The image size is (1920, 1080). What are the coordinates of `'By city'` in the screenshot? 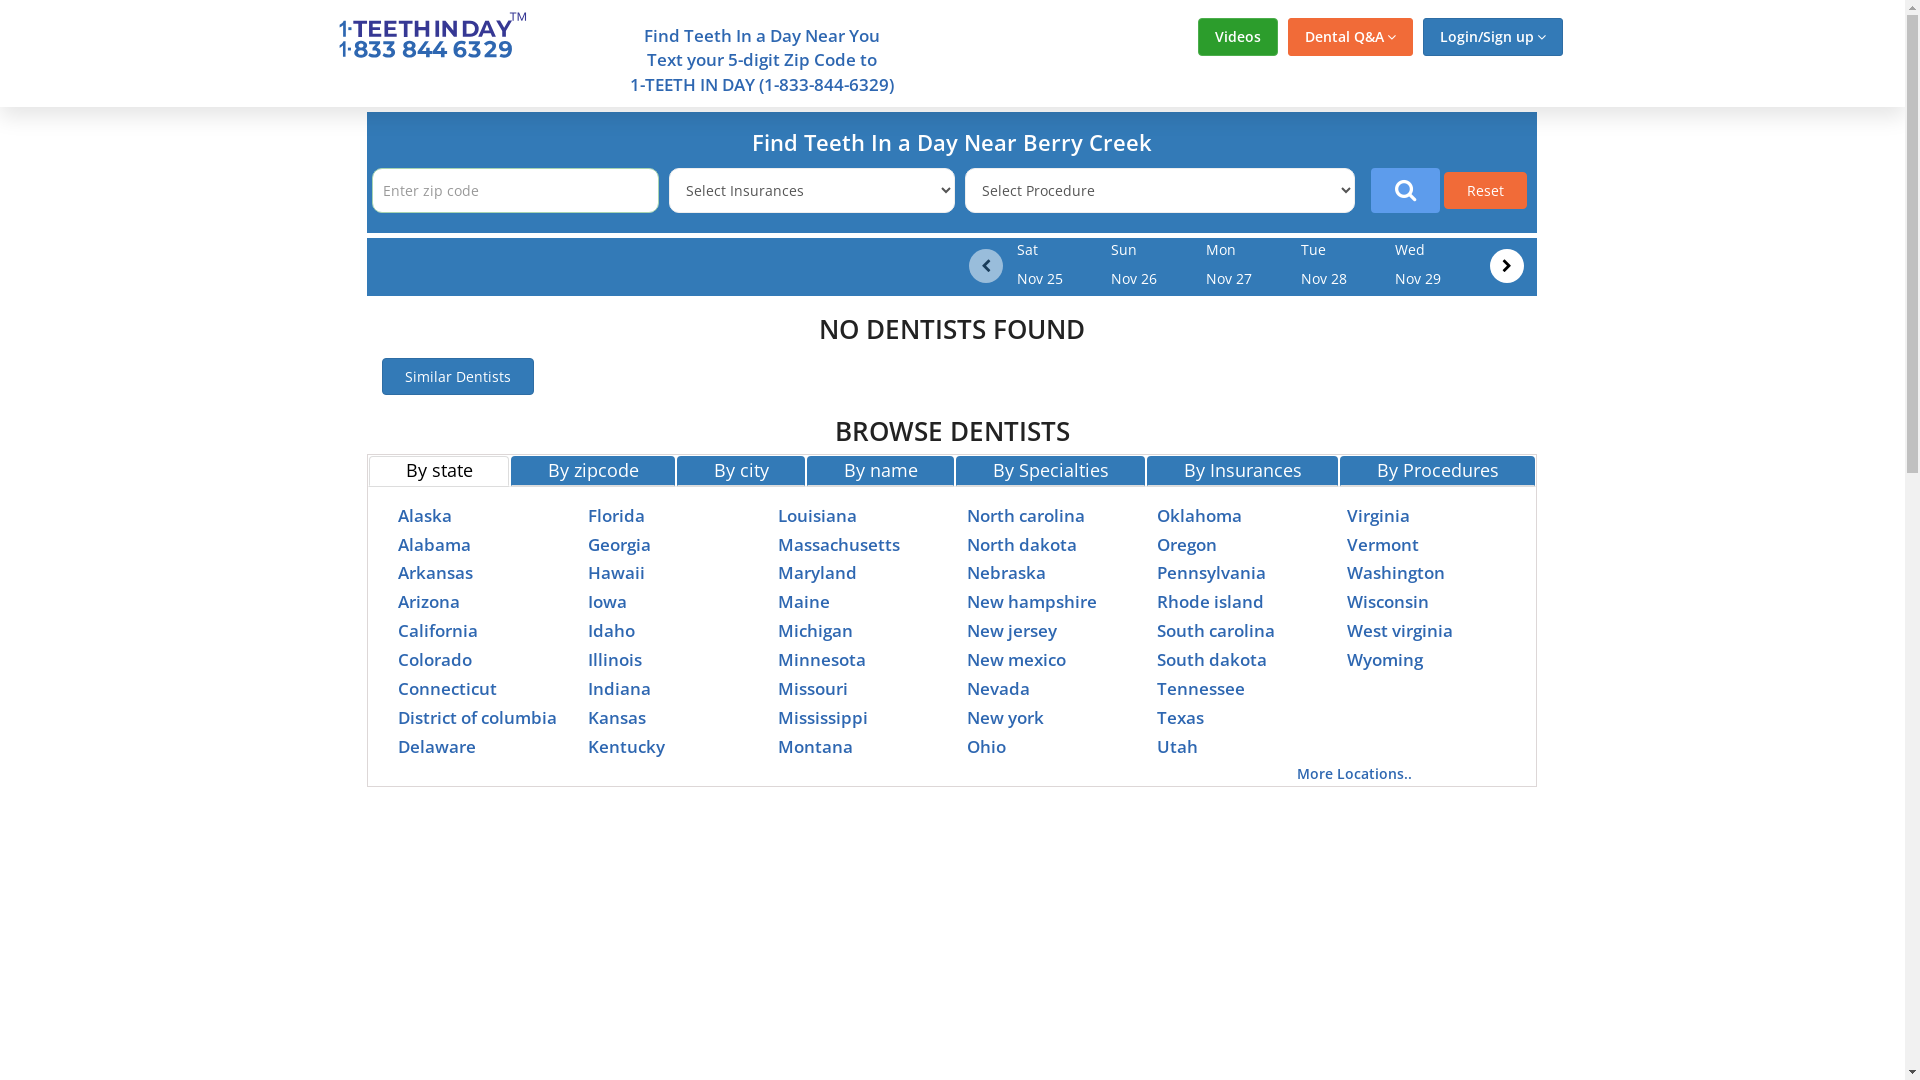 It's located at (676, 470).